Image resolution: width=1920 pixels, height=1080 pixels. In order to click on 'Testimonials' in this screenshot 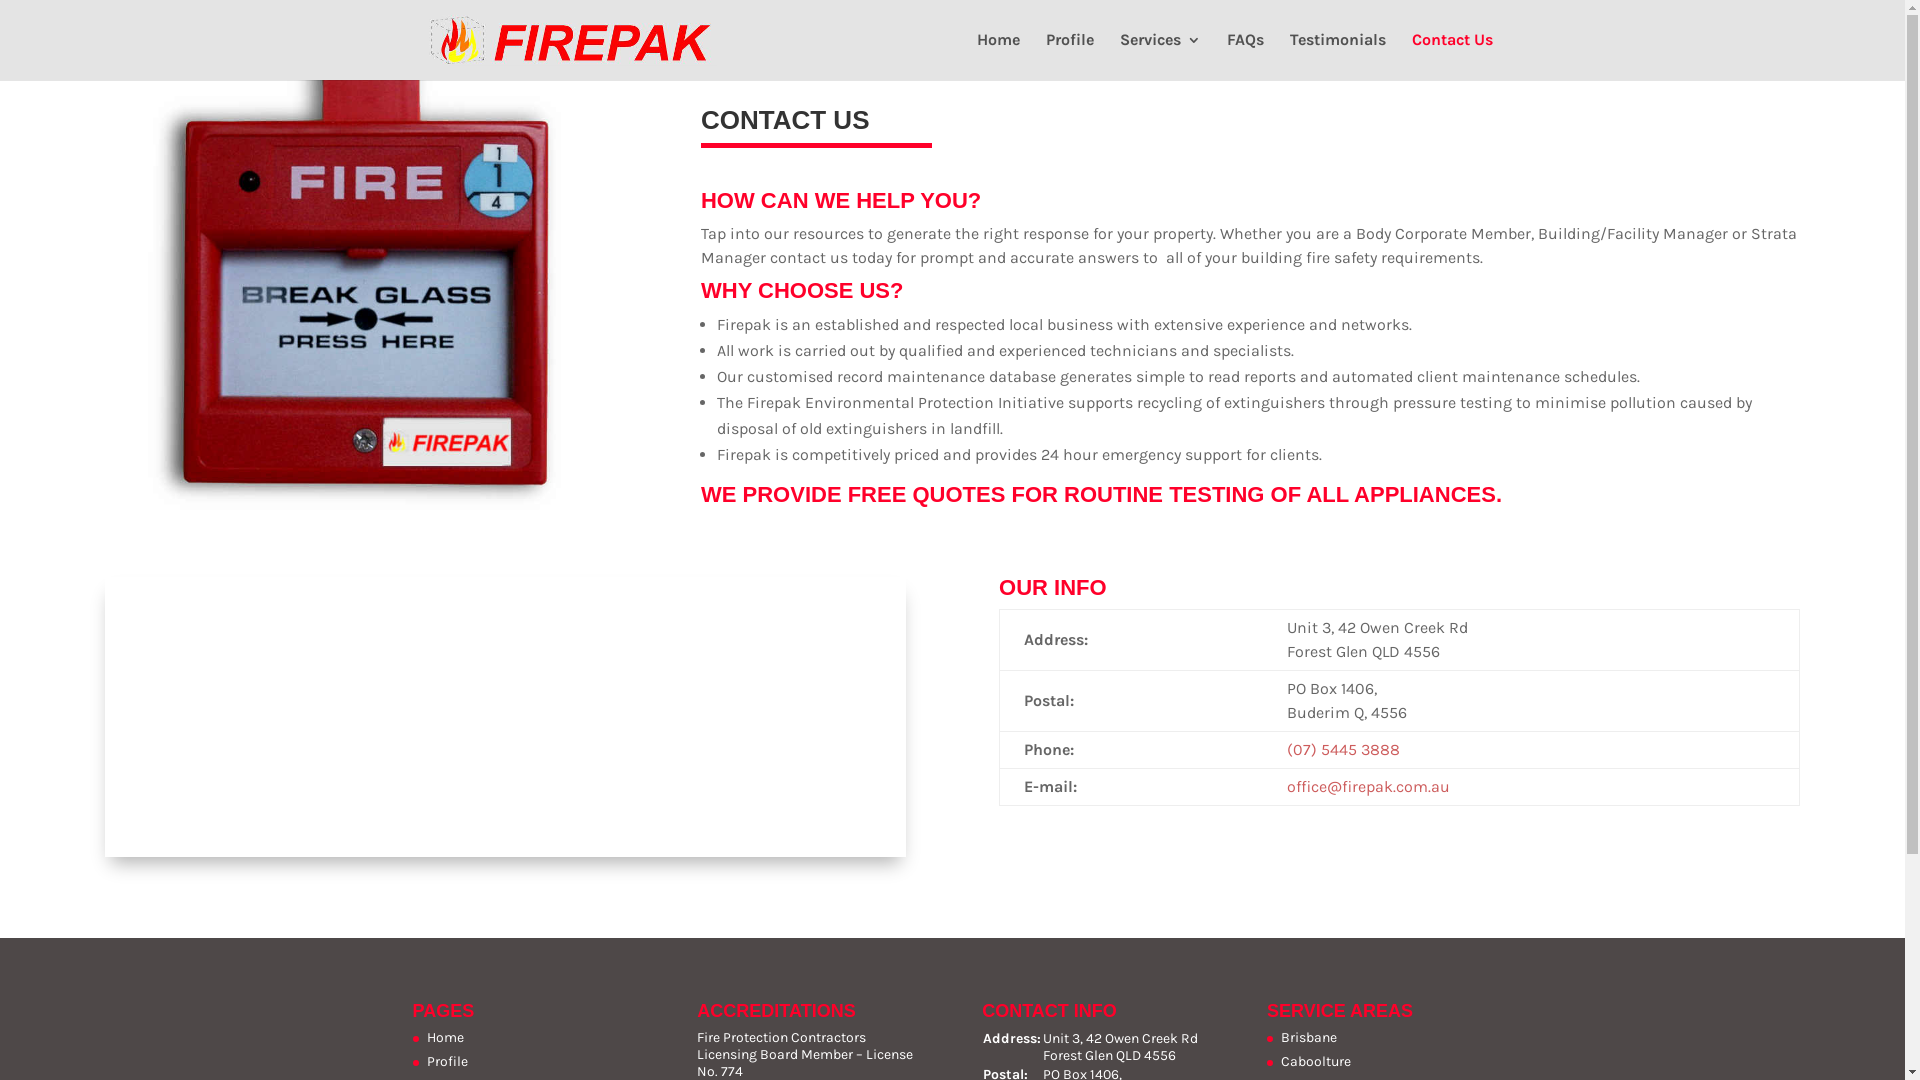, I will do `click(1338, 55)`.